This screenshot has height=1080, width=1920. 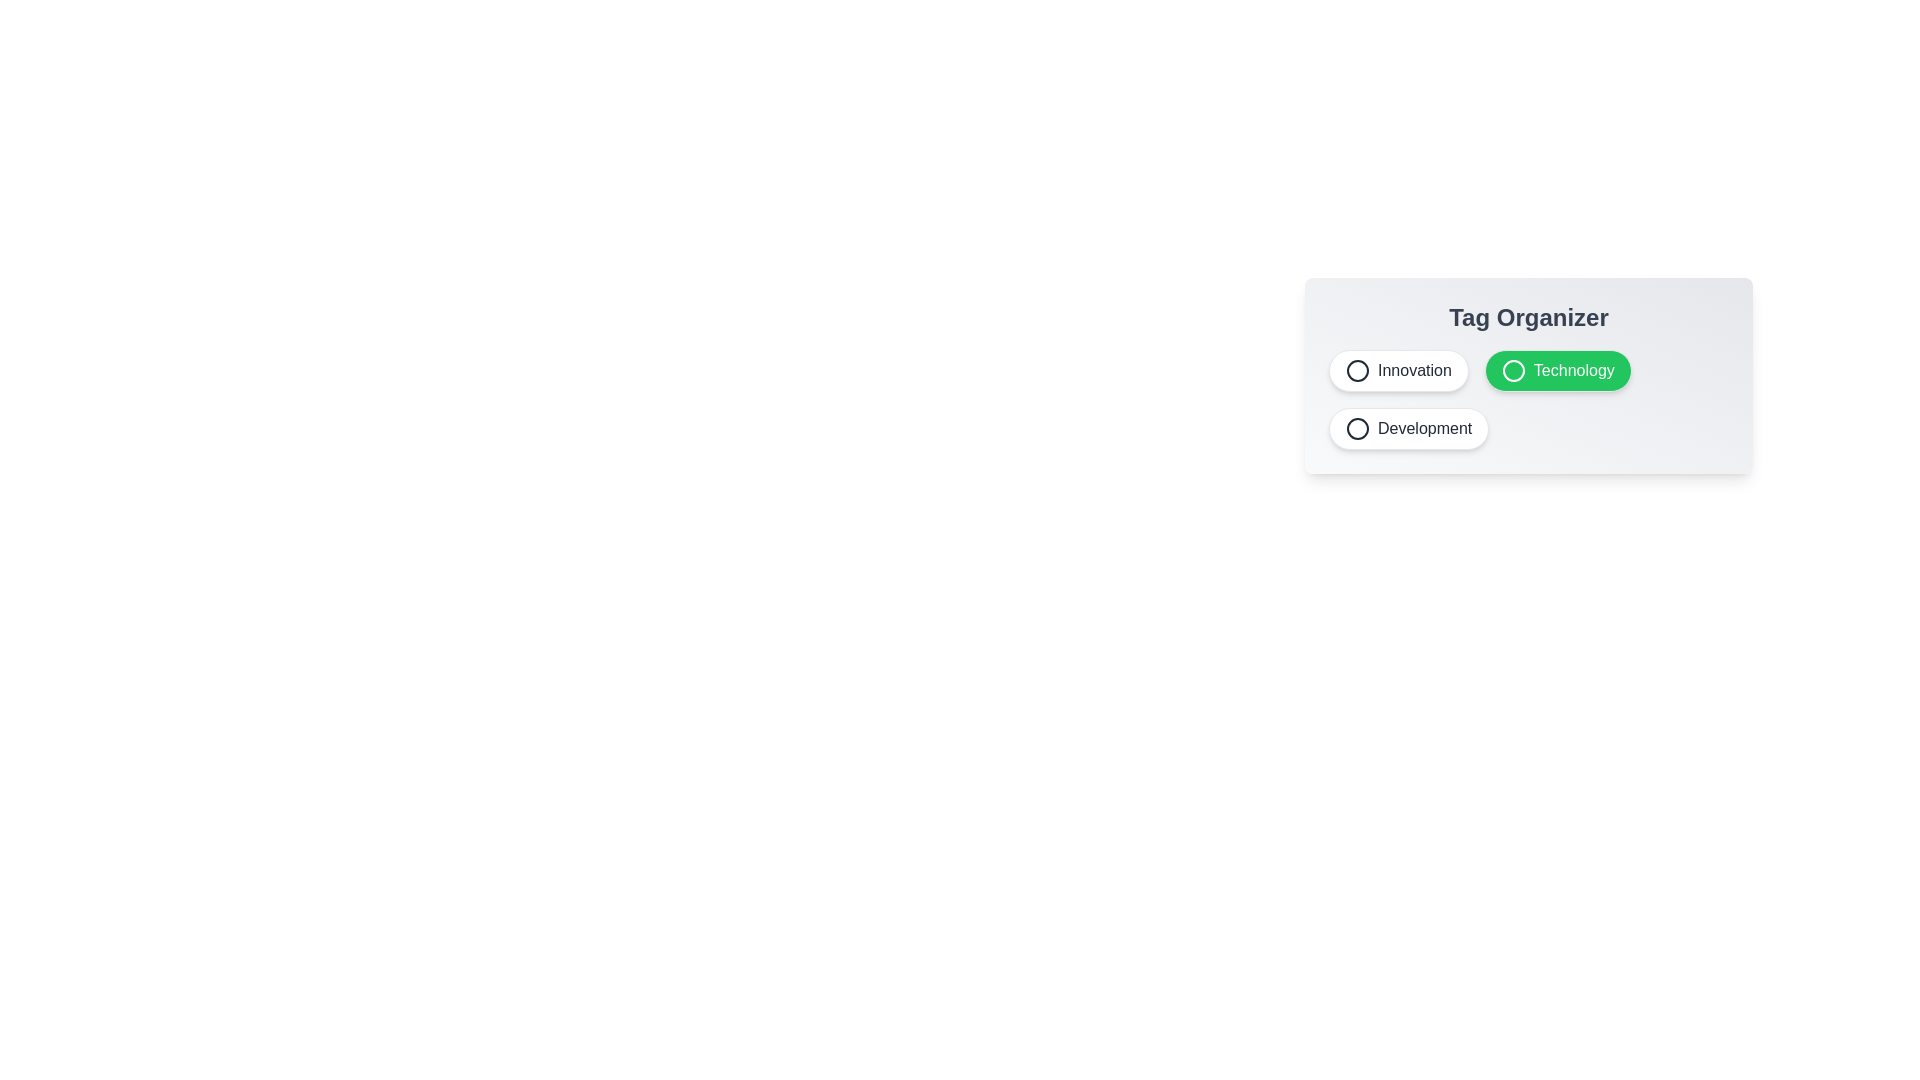 What do you see at coordinates (1397, 370) in the screenshot?
I see `the tag Innovation` at bounding box center [1397, 370].